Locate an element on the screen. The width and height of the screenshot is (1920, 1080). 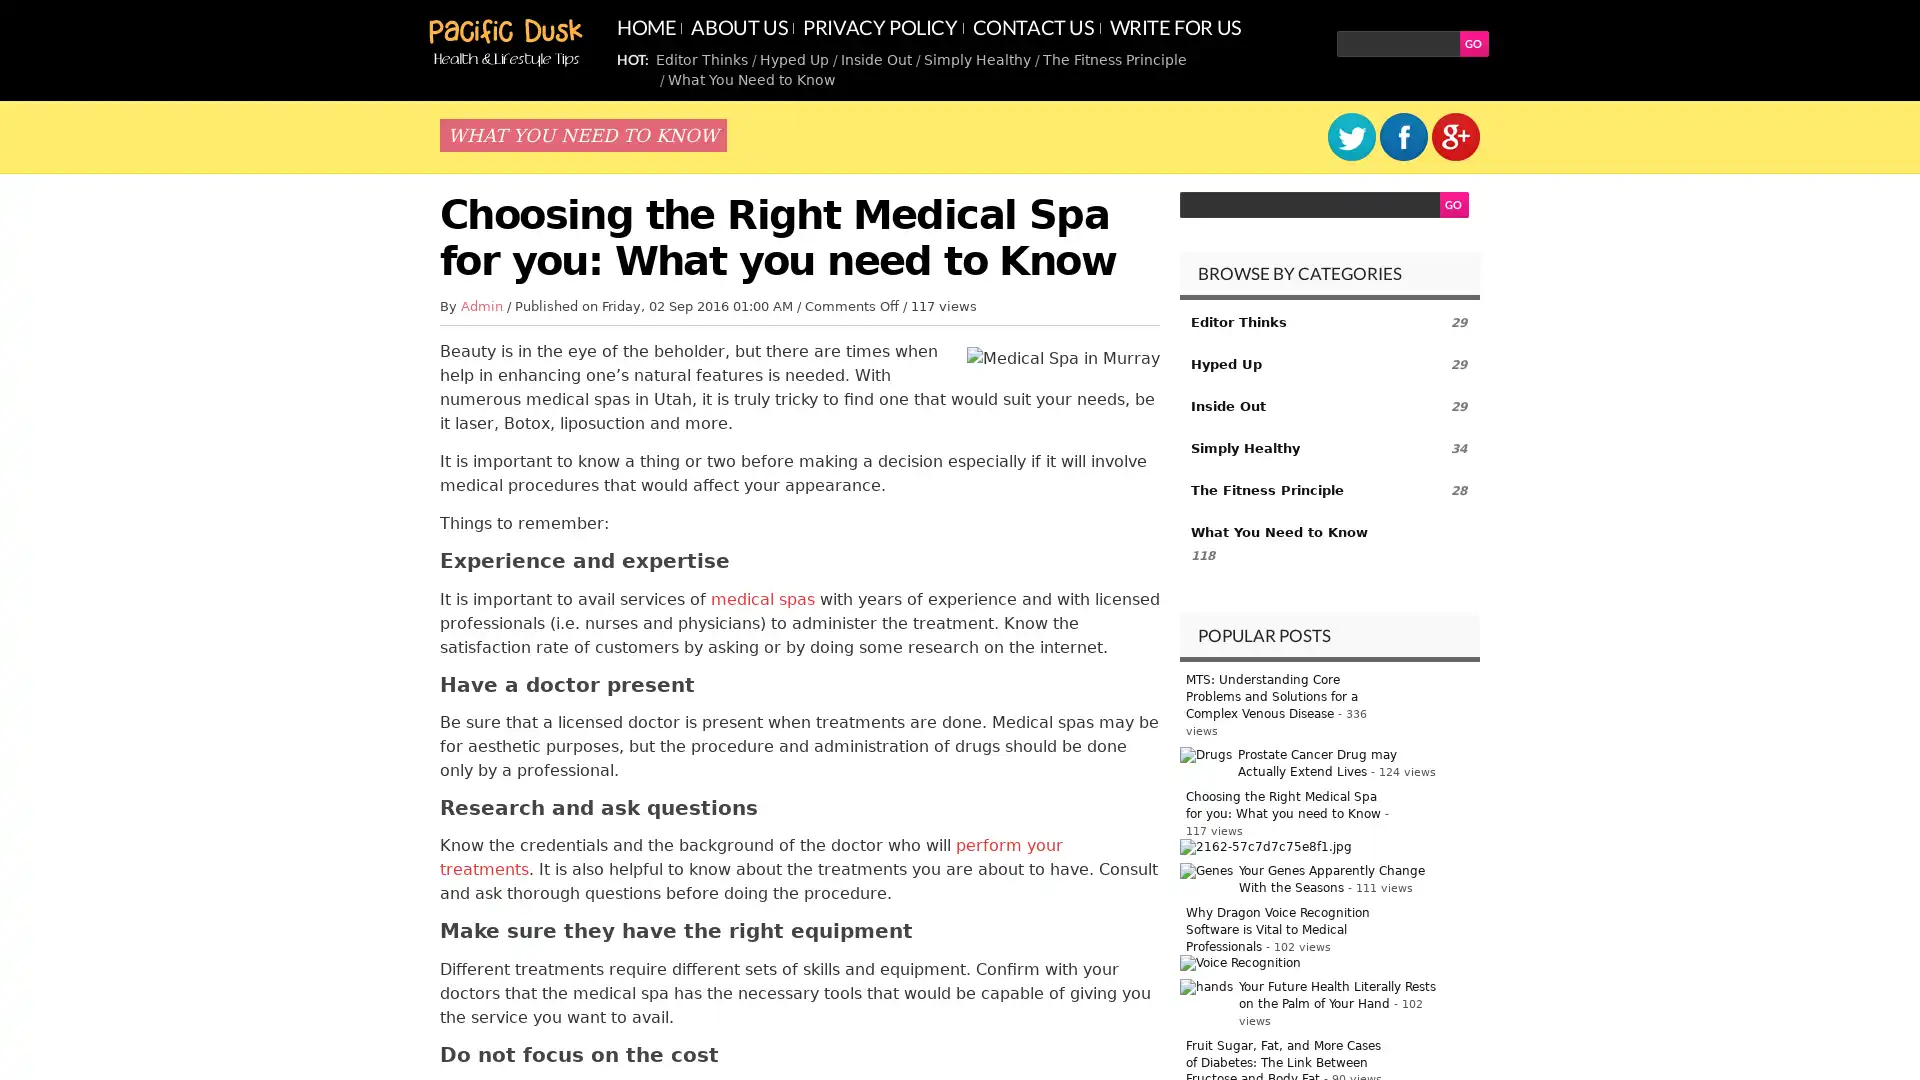
GO is located at coordinates (1474, 43).